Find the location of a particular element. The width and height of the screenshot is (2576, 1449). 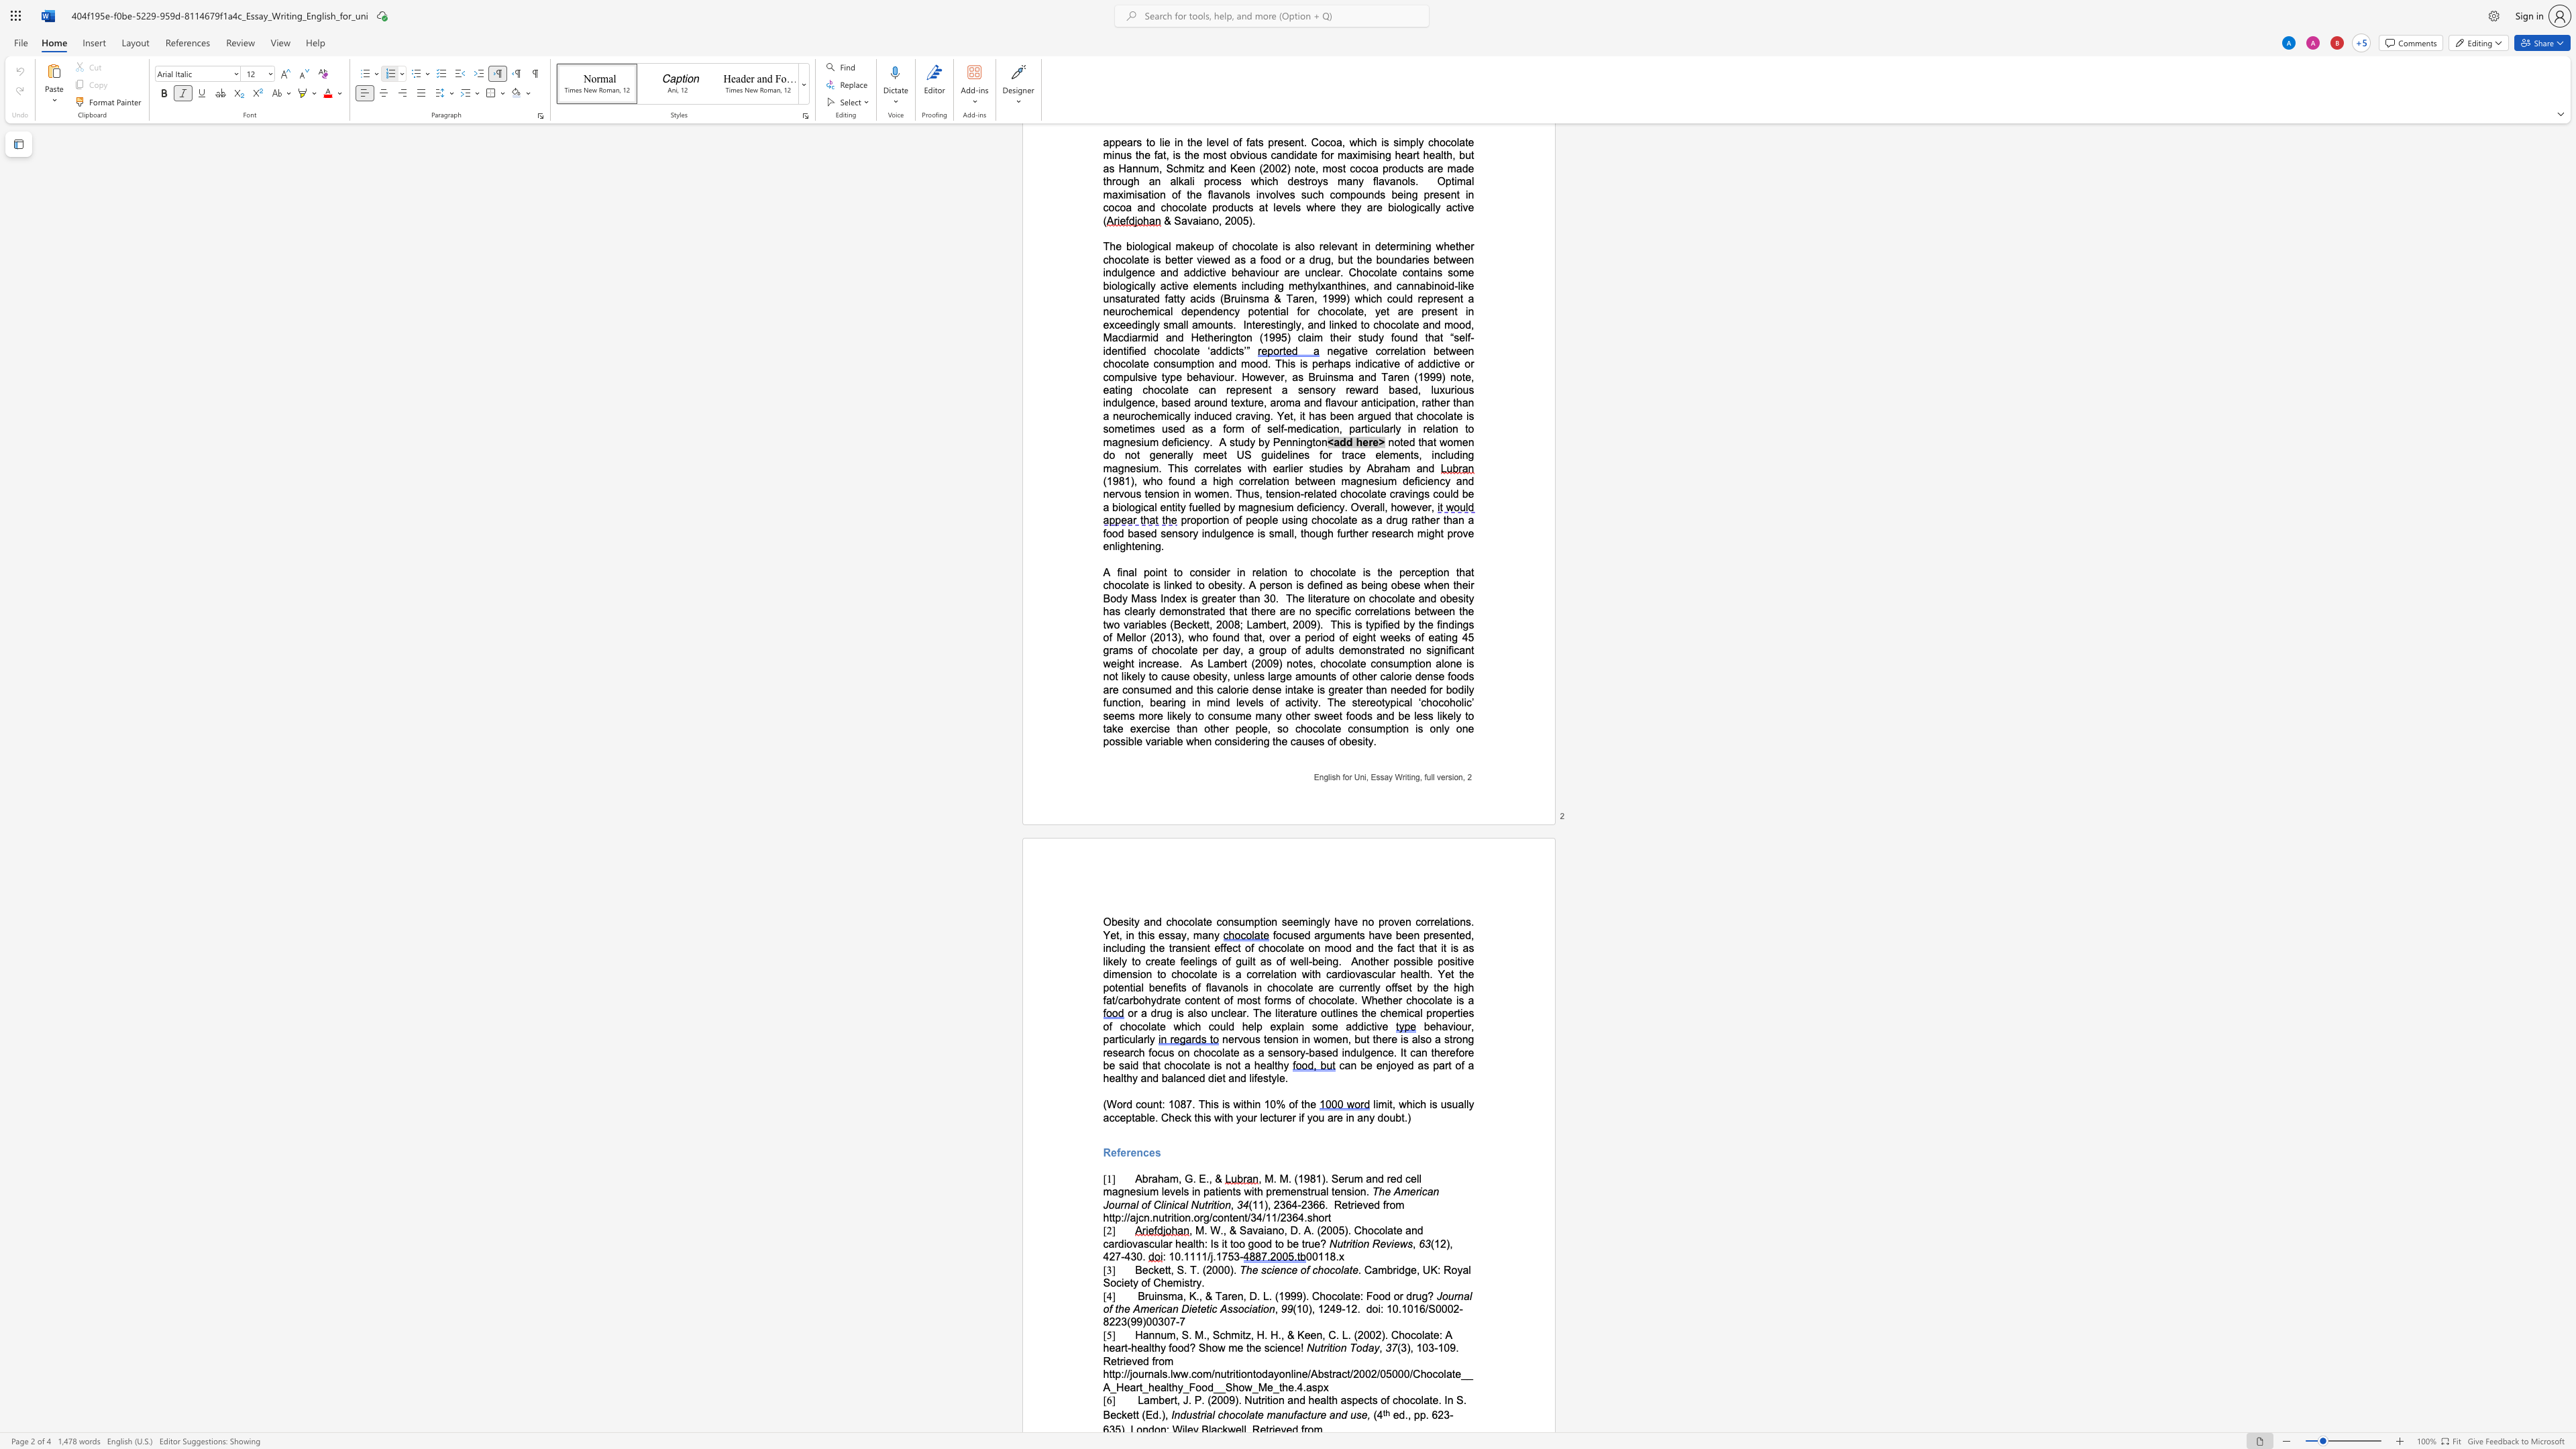

the space between the continuous character "9" and "-" in the text is located at coordinates (1340, 1309).